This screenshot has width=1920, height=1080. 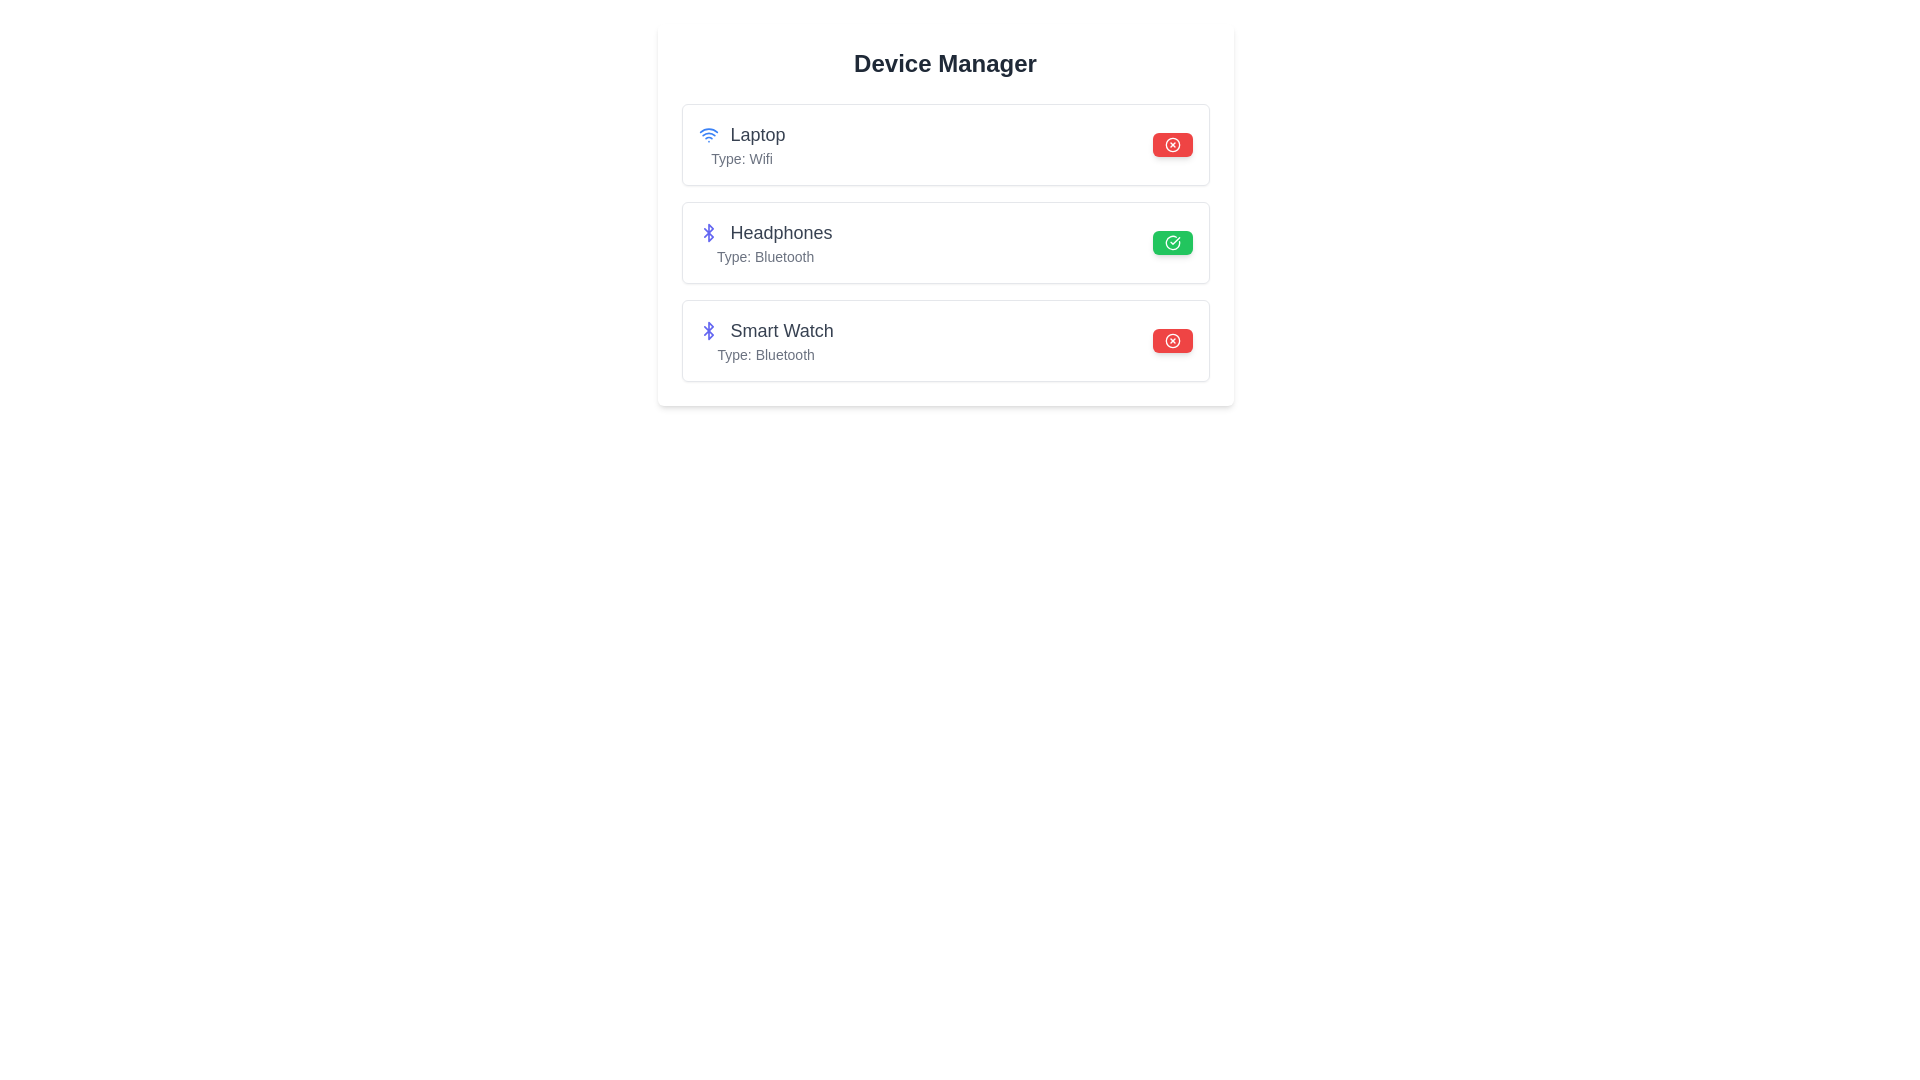 What do you see at coordinates (1172, 144) in the screenshot?
I see `the red button with a circled 'X' icon located in the top-right corner of the 'Laptop' item block in the 'Device Manager' interface` at bounding box center [1172, 144].